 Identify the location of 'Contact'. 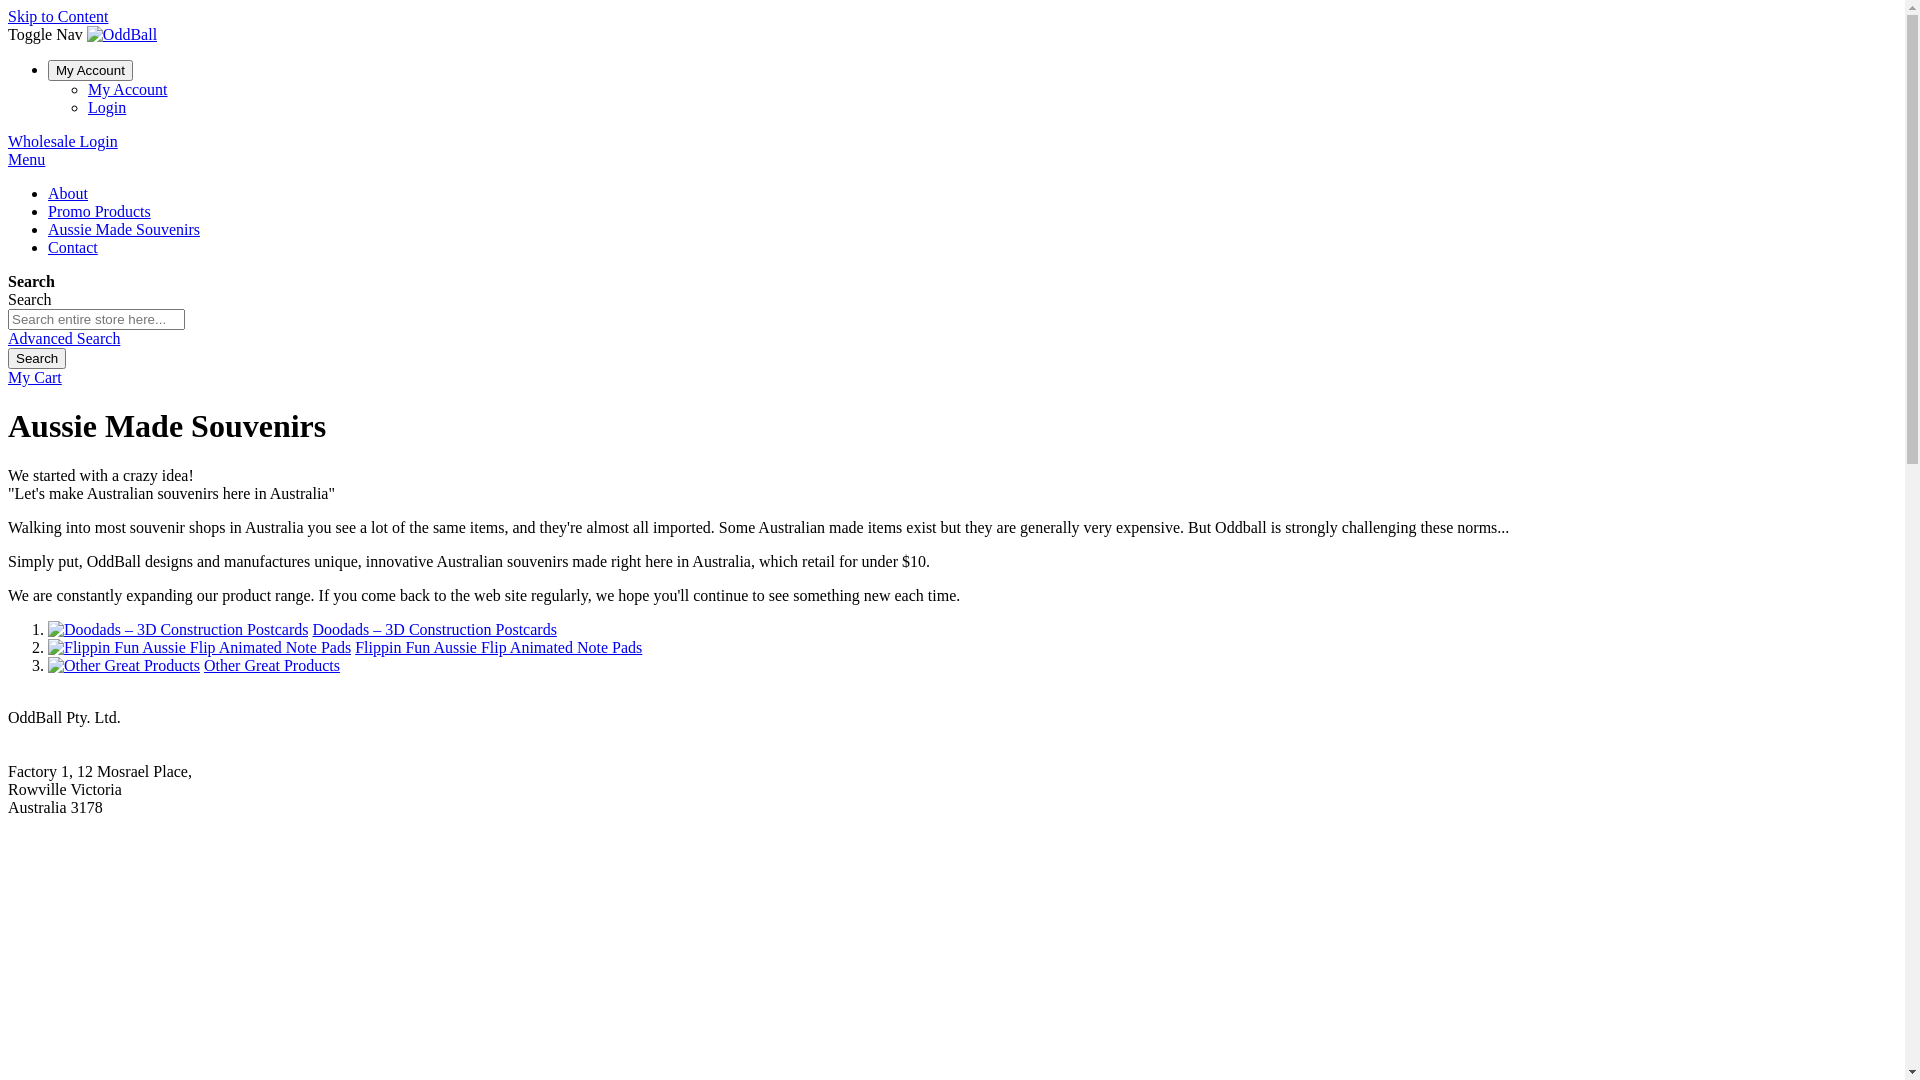
(72, 246).